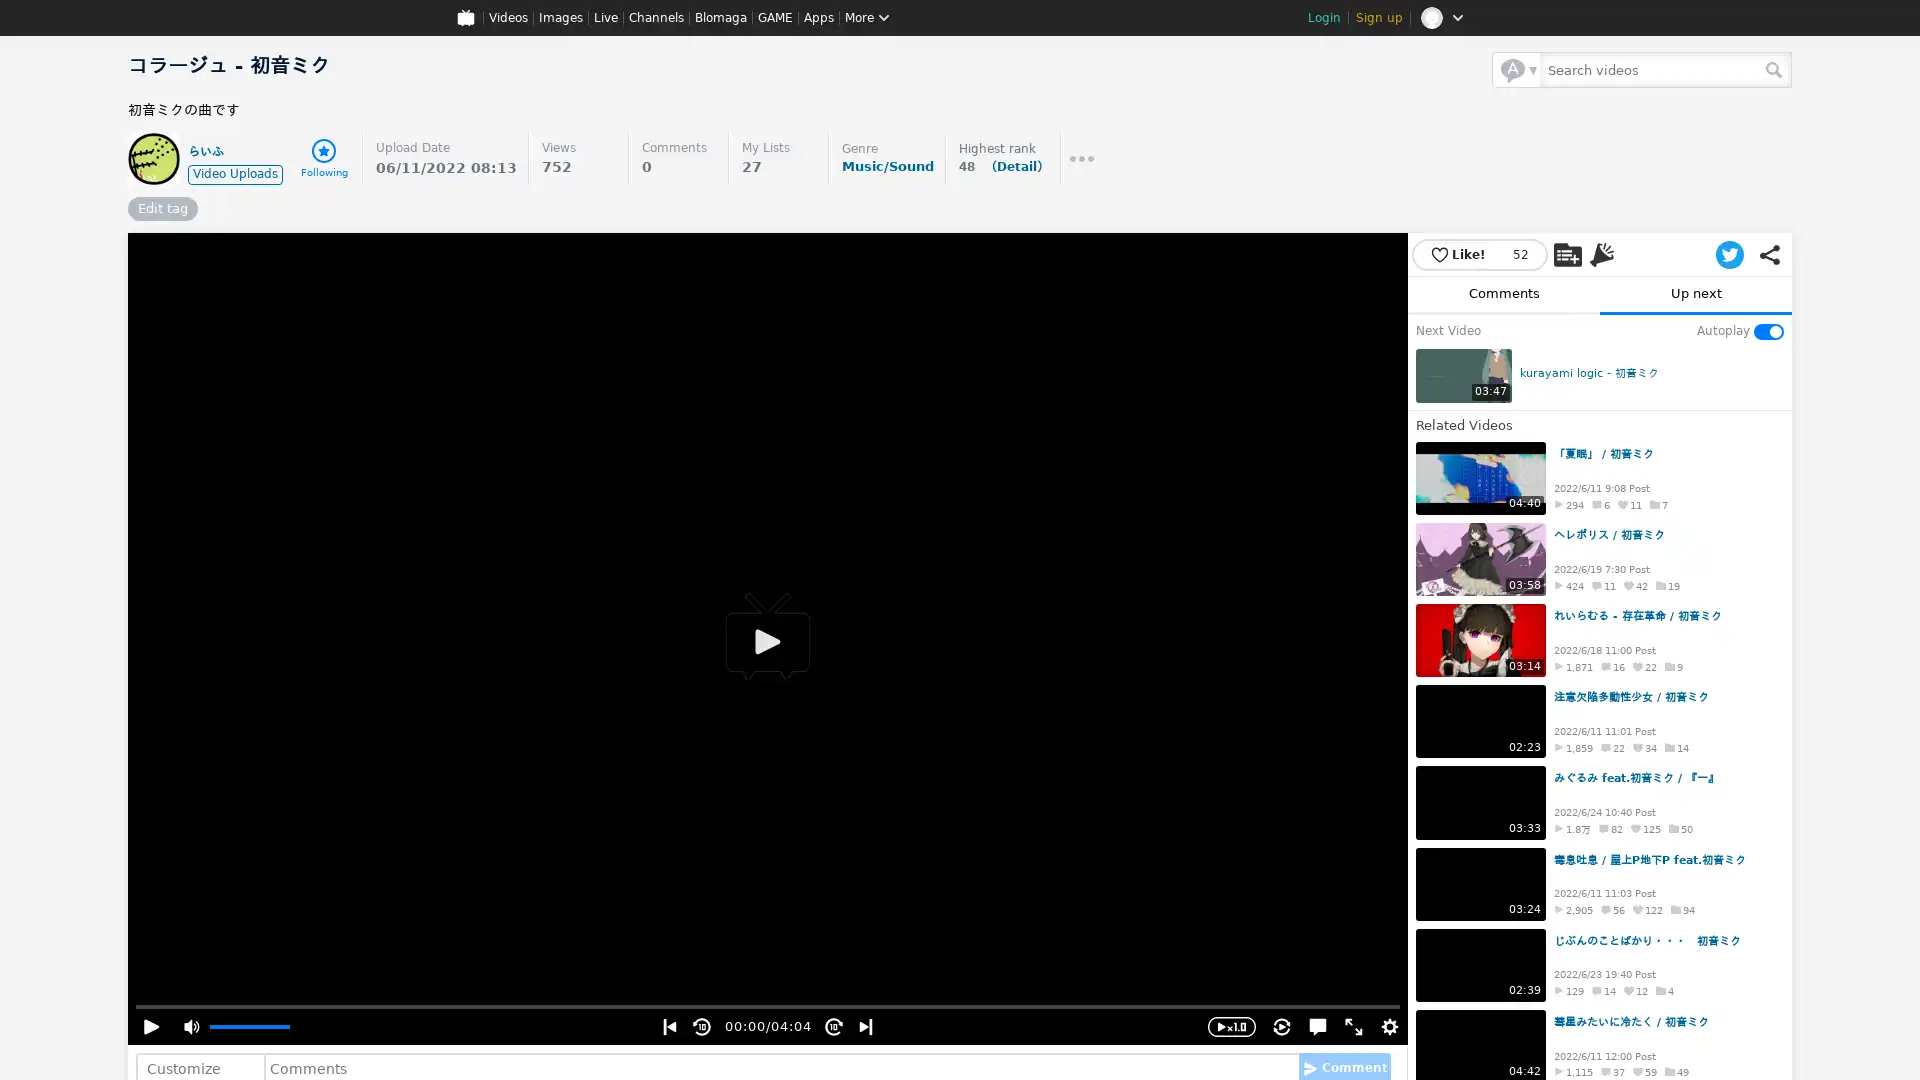 This screenshot has height=1080, width=1920. What do you see at coordinates (192, 1026) in the screenshot?
I see `Mute` at bounding box center [192, 1026].